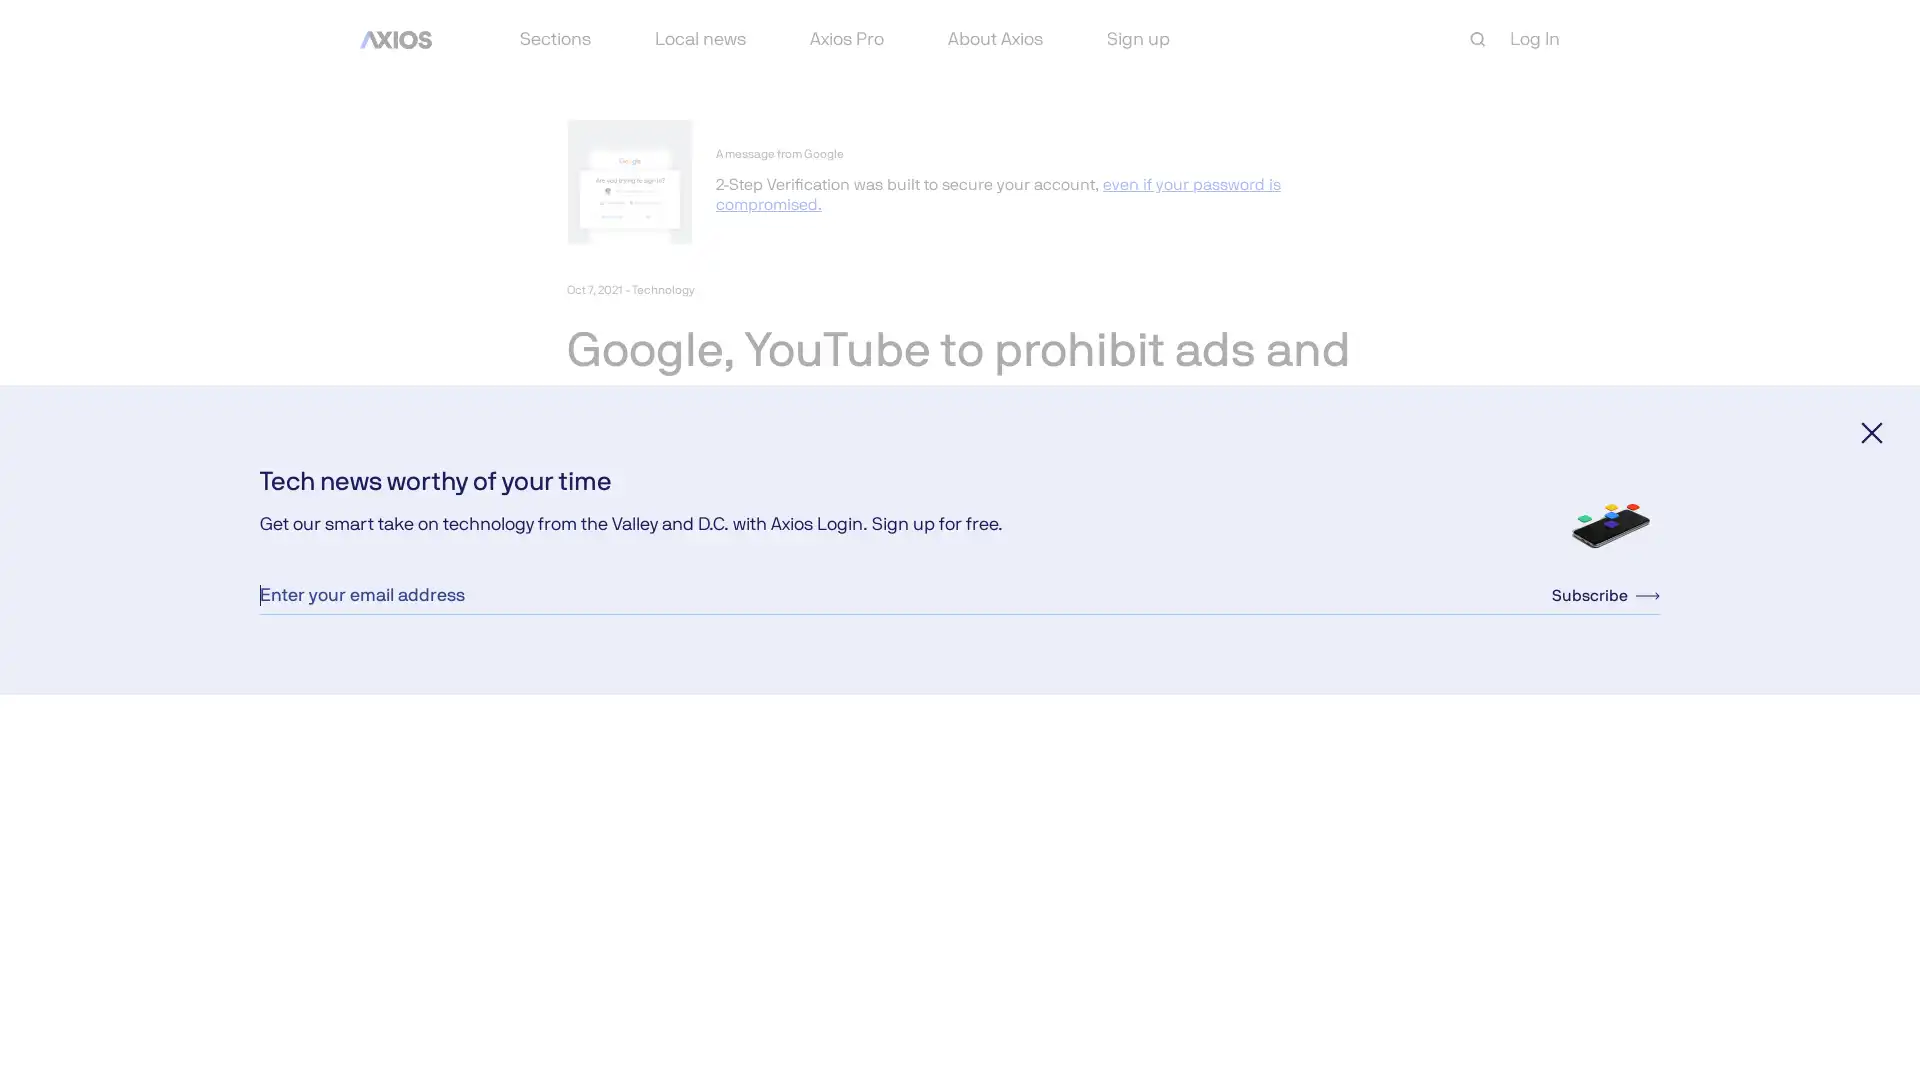 The image size is (1920, 1080). Describe the element at coordinates (677, 603) in the screenshot. I see `linkedin` at that location.